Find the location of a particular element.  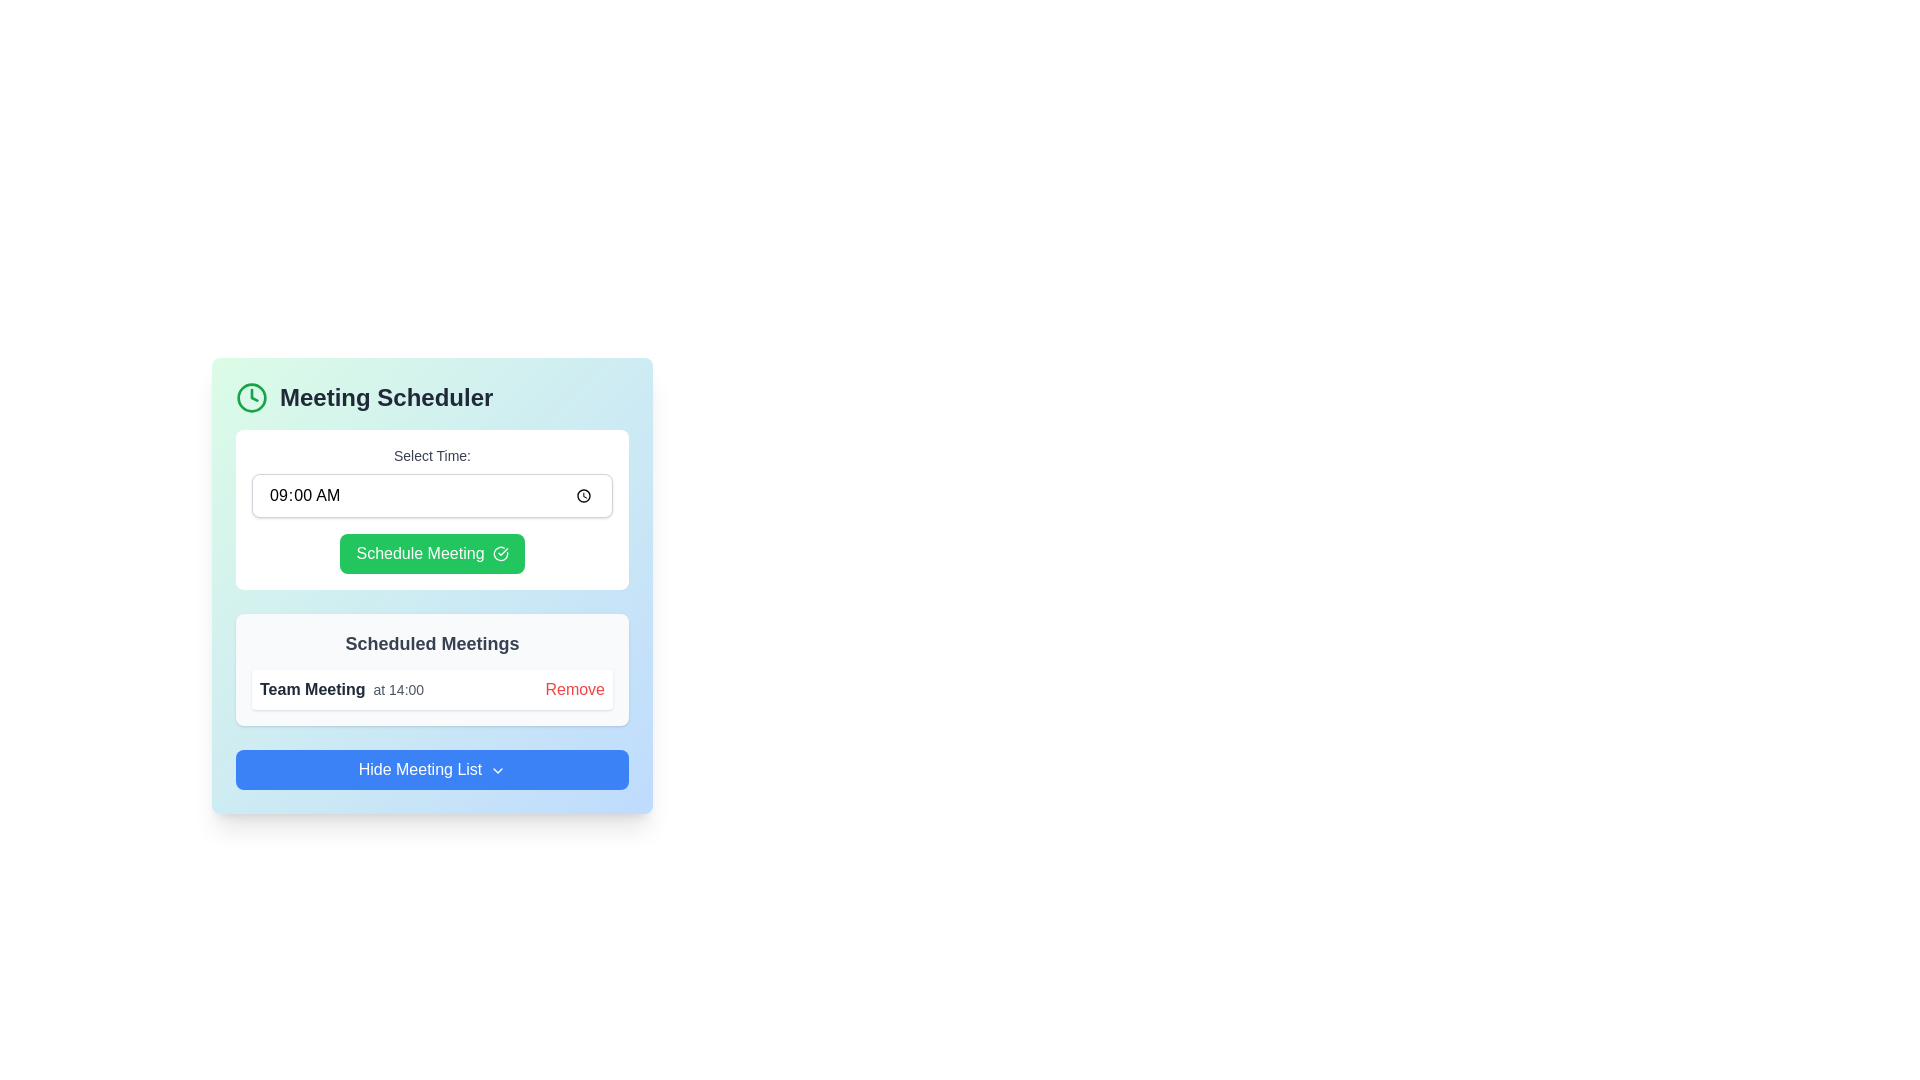

the 'Team Meeting' entry in the 'Scheduled Meetings' section is located at coordinates (431, 689).